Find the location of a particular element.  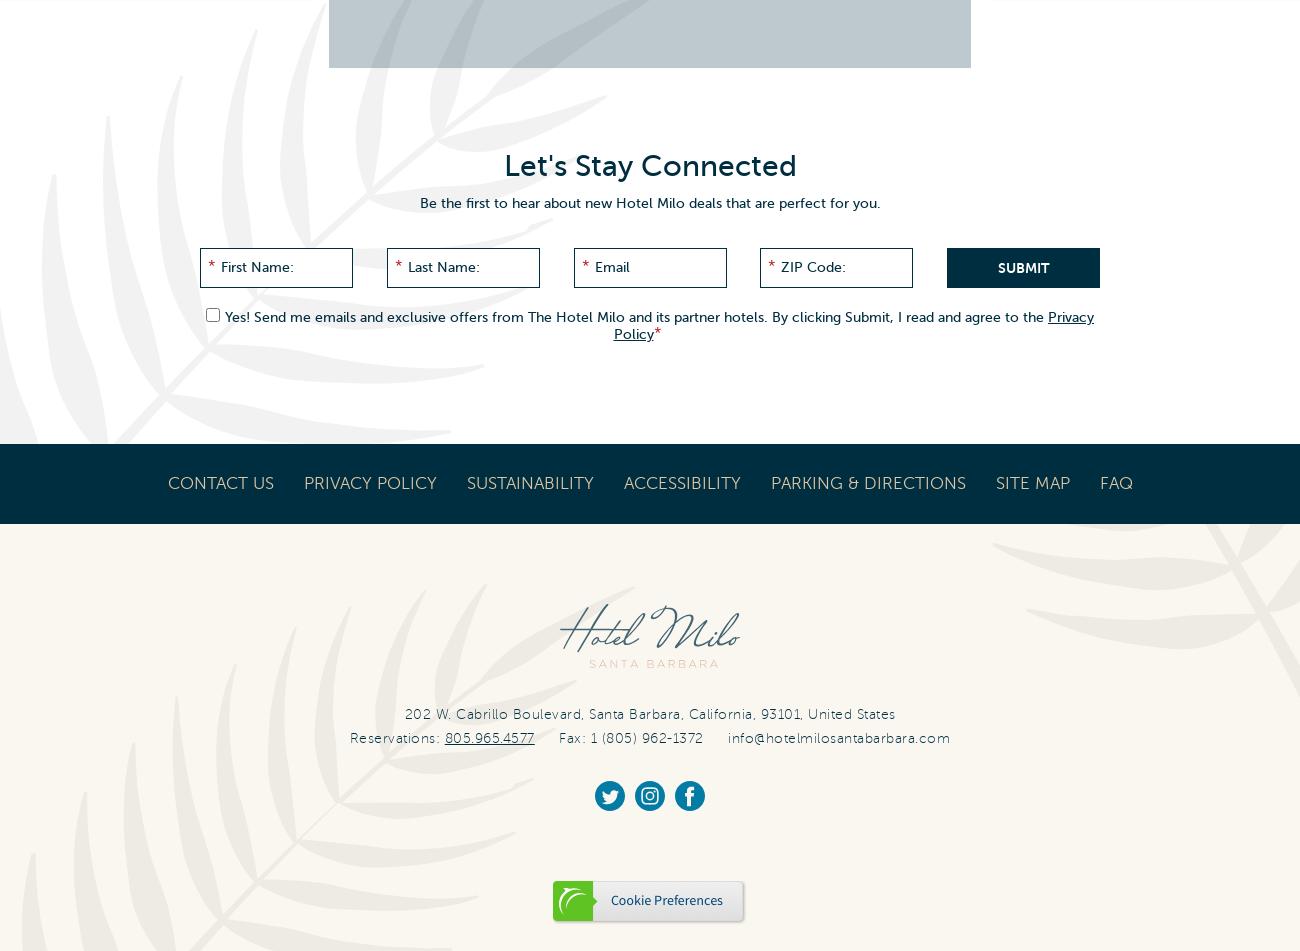

'Be the first to hear about new Hotel Milo deals that are perfect for you.' is located at coordinates (649, 203).